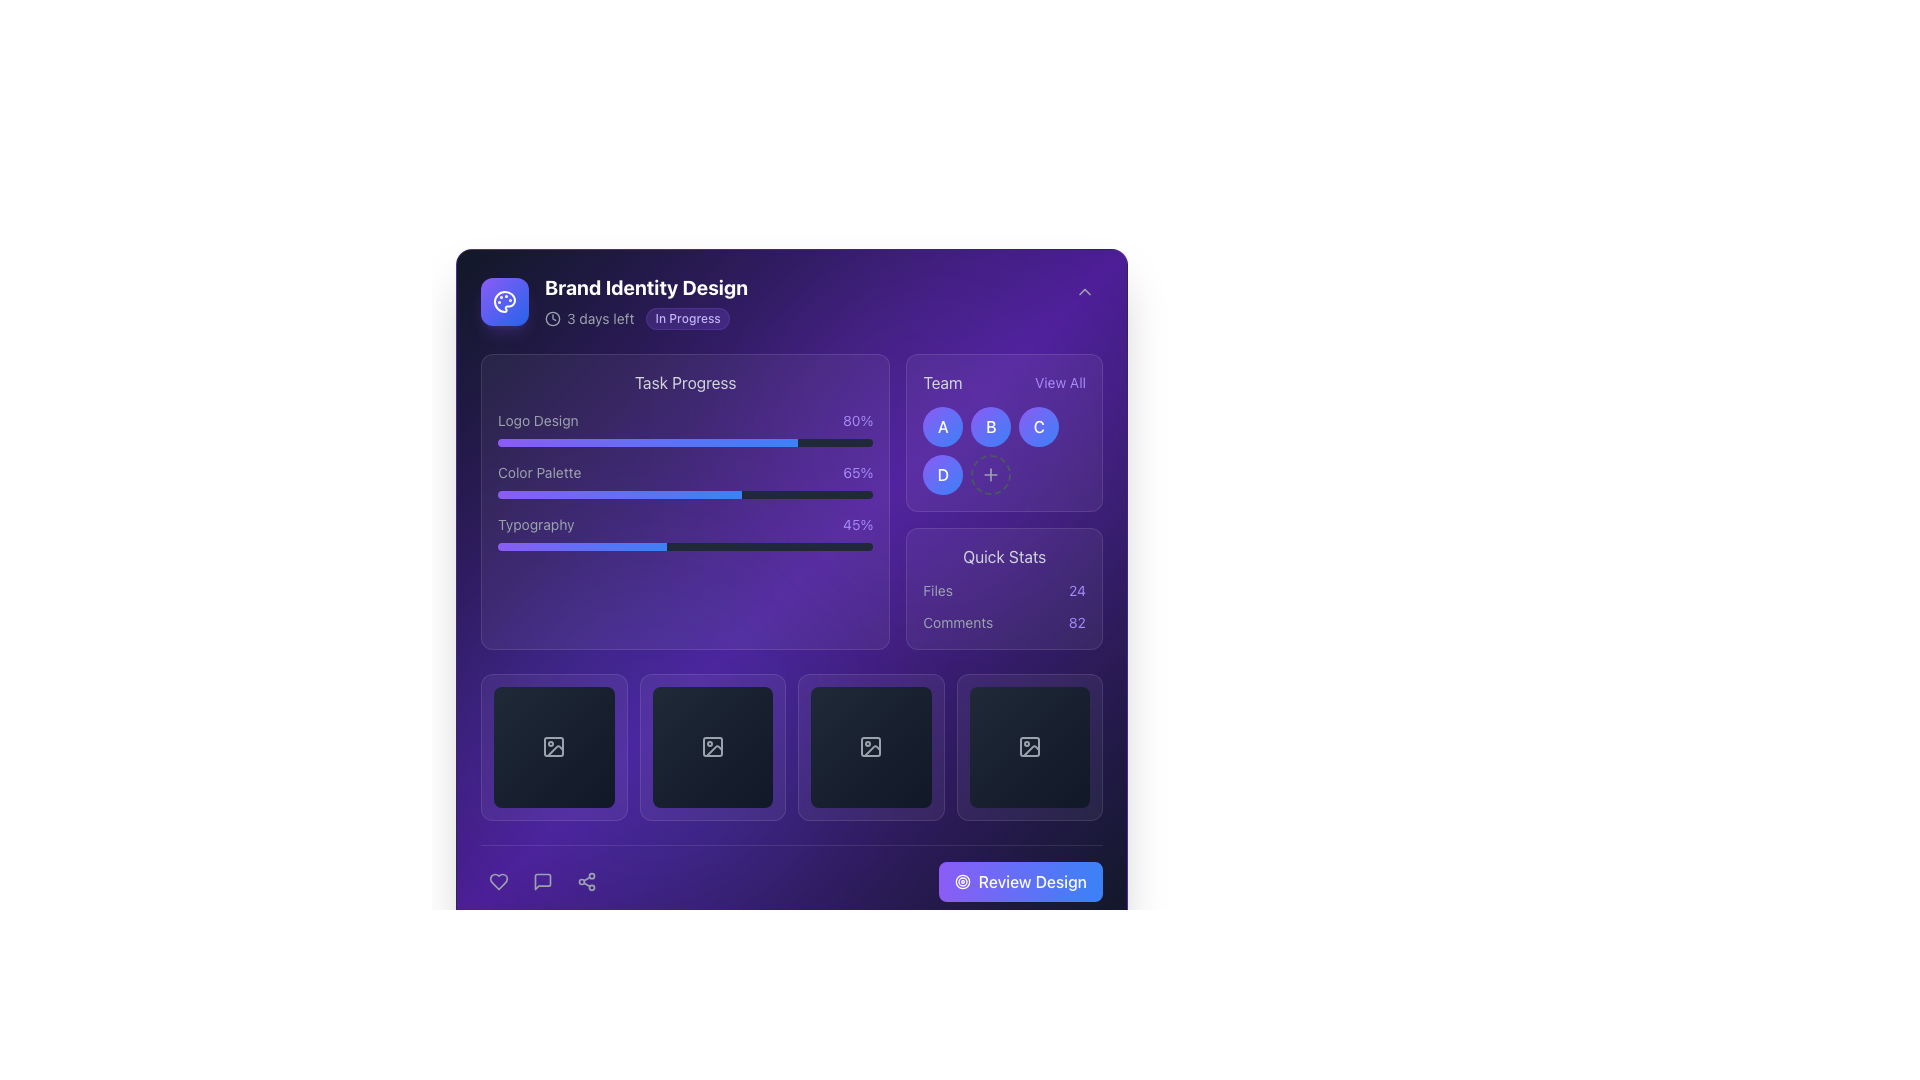 This screenshot has height=1080, width=1920. Describe the element at coordinates (581, 547) in the screenshot. I see `the filled portion of the progress bar representing 45% completion of the 'Typography' task in the 'Task Progress' section, if it has interactive behavior` at that location.